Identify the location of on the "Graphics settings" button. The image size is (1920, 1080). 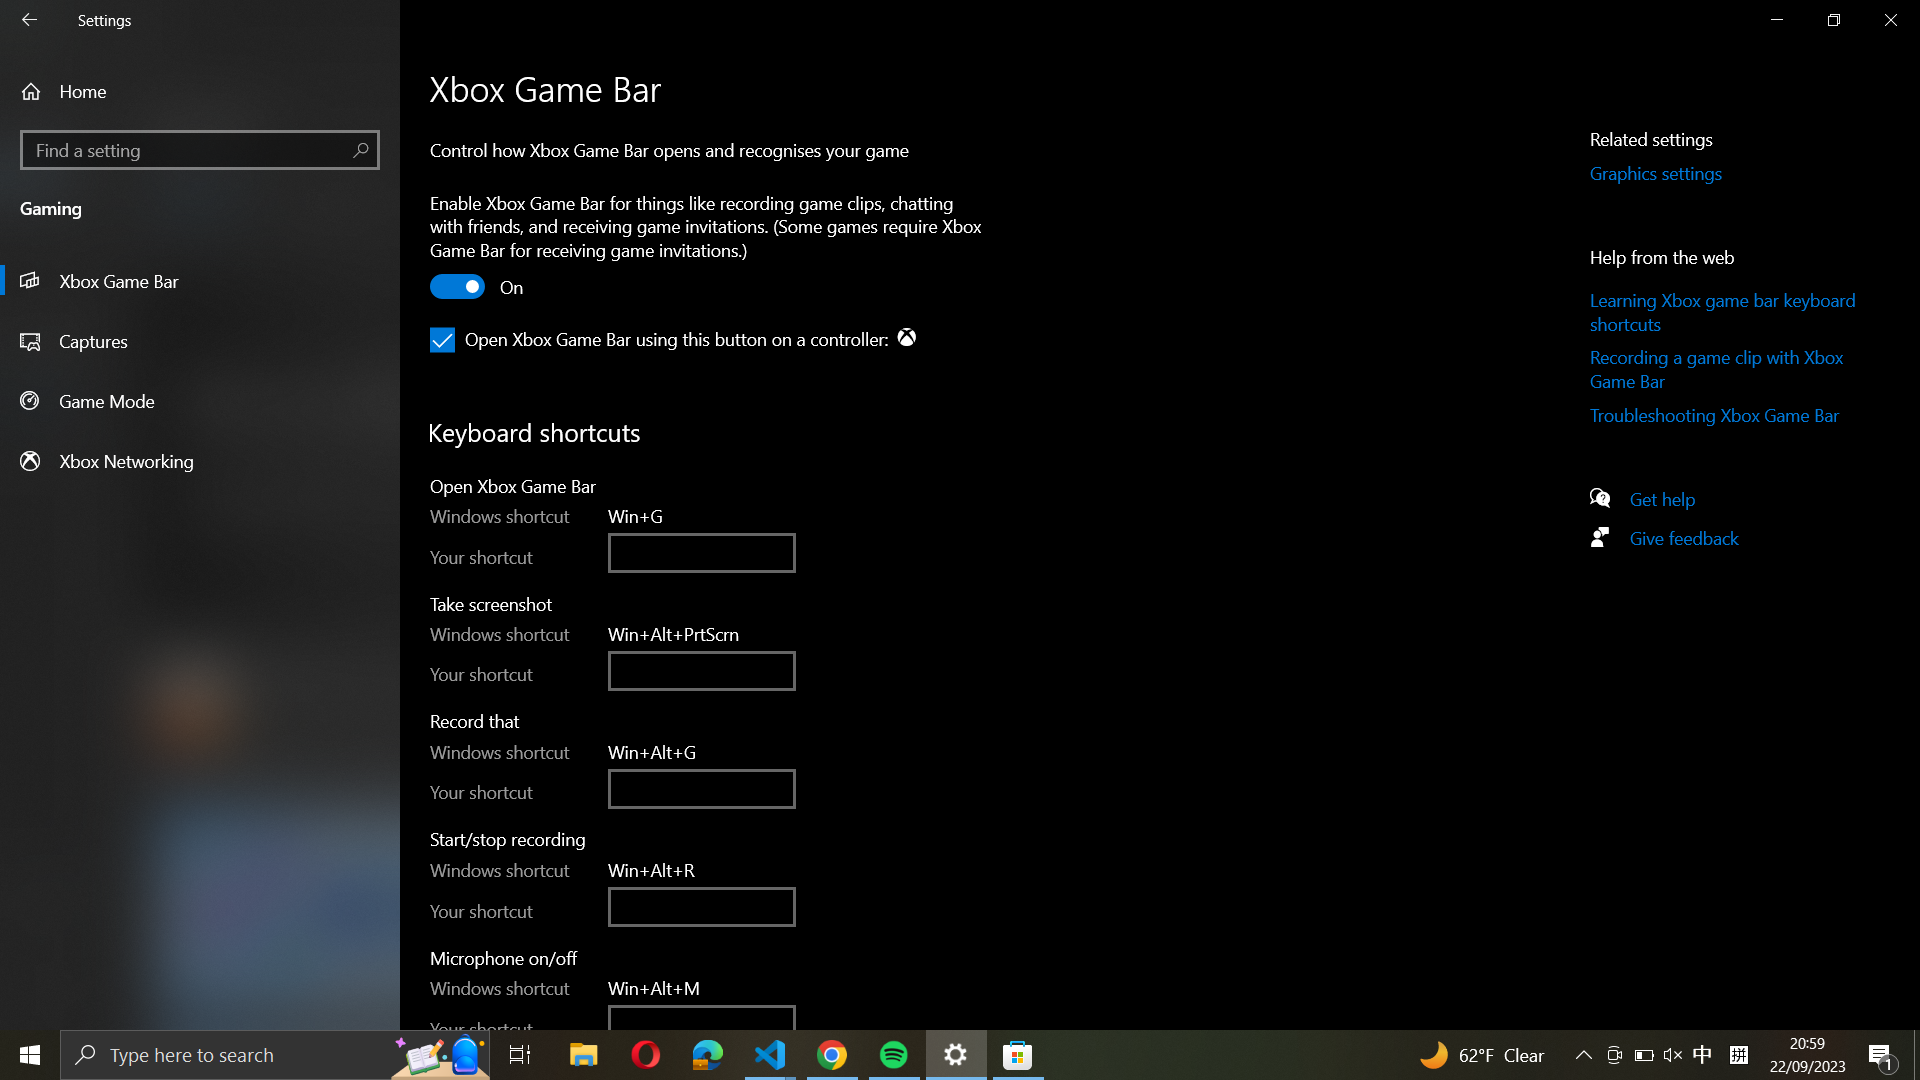
(1679, 173).